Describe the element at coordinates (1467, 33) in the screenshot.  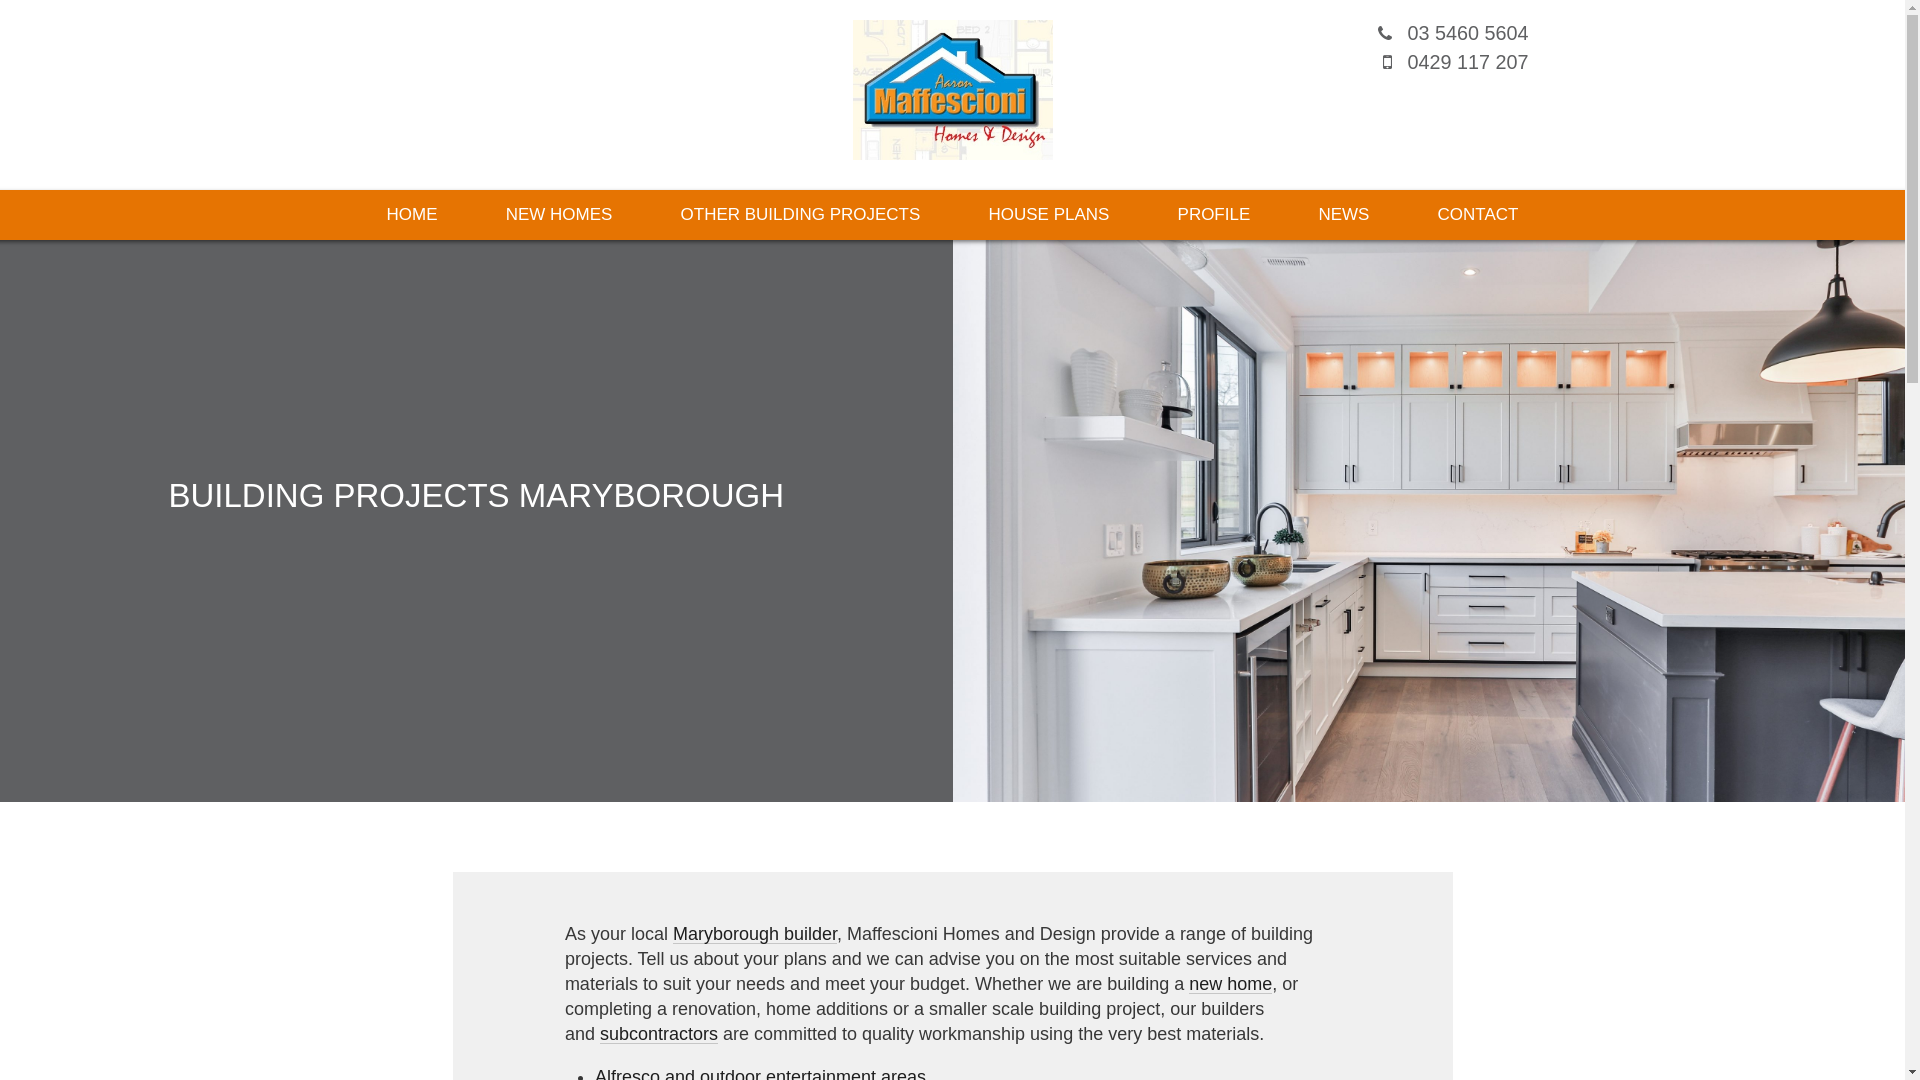
I see `'03 5460 5604'` at that location.